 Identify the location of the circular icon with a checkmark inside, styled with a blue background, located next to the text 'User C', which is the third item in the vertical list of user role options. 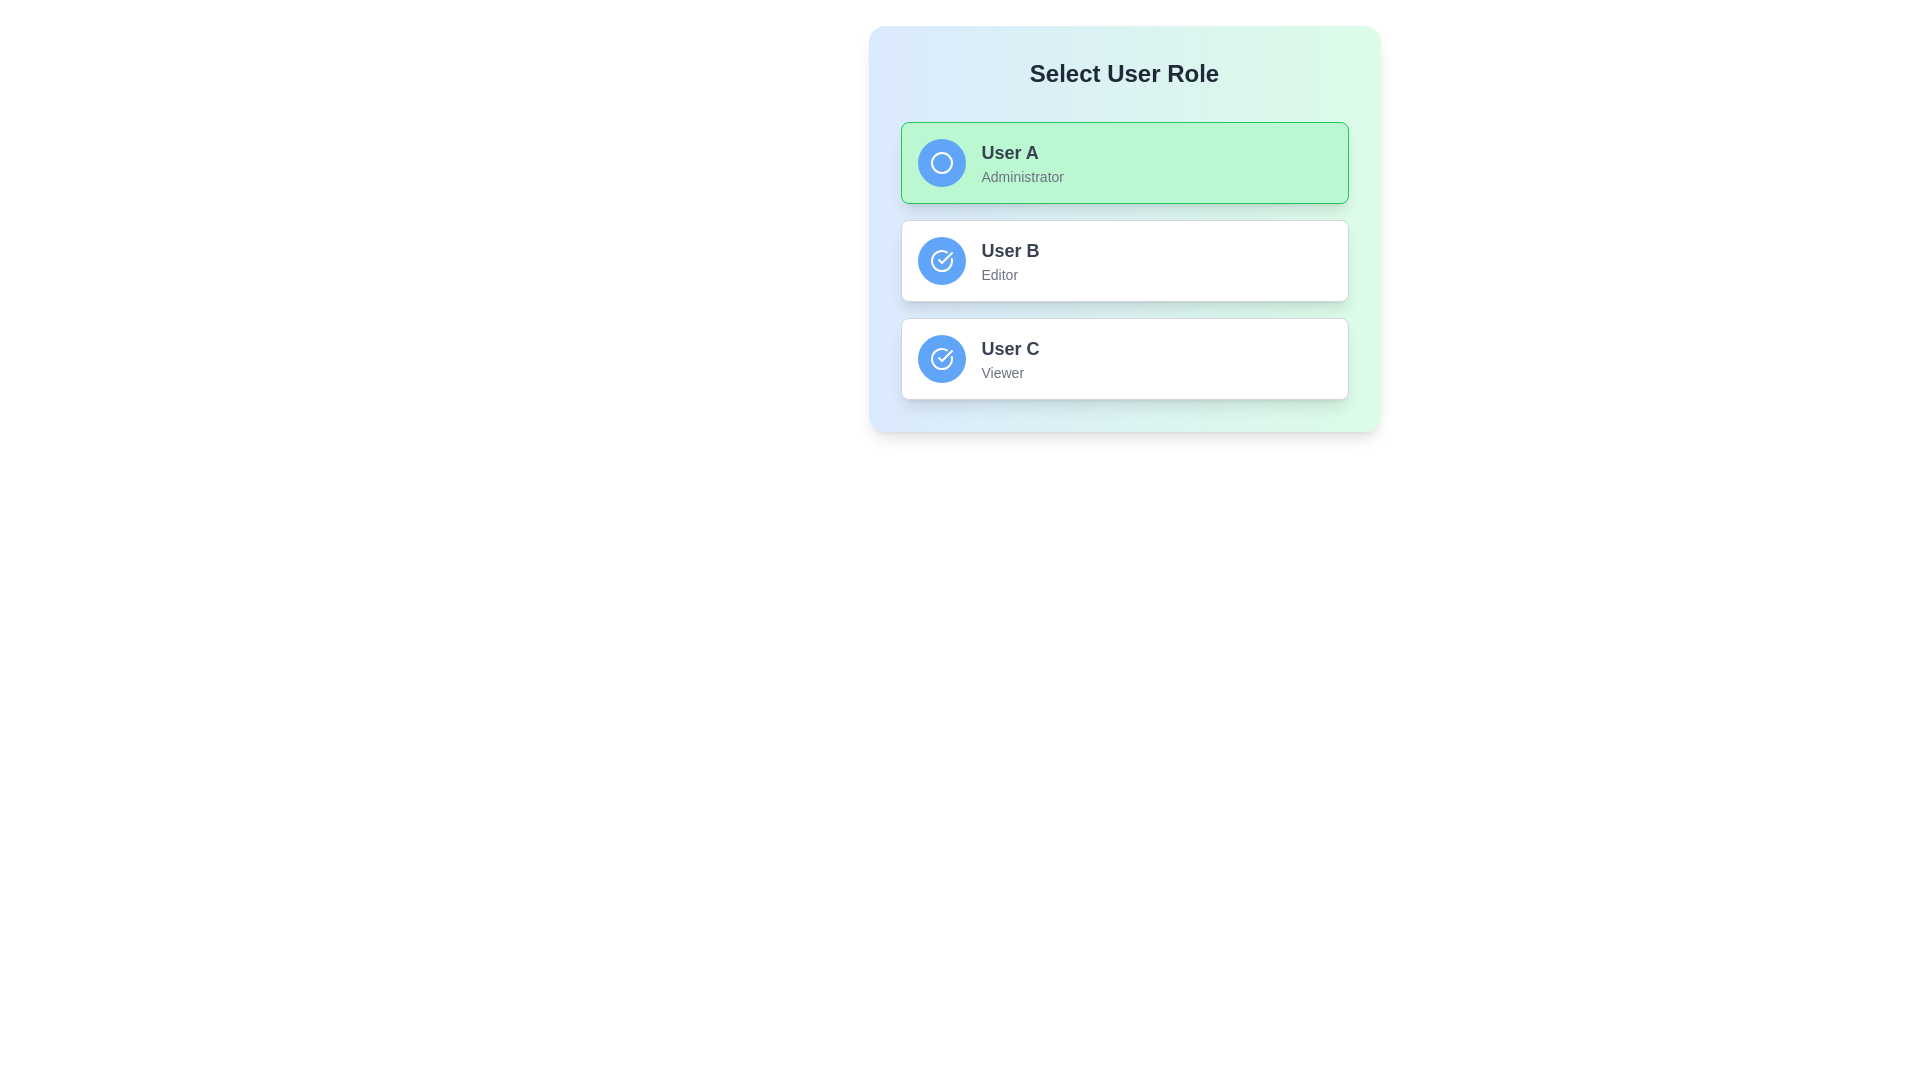
(940, 260).